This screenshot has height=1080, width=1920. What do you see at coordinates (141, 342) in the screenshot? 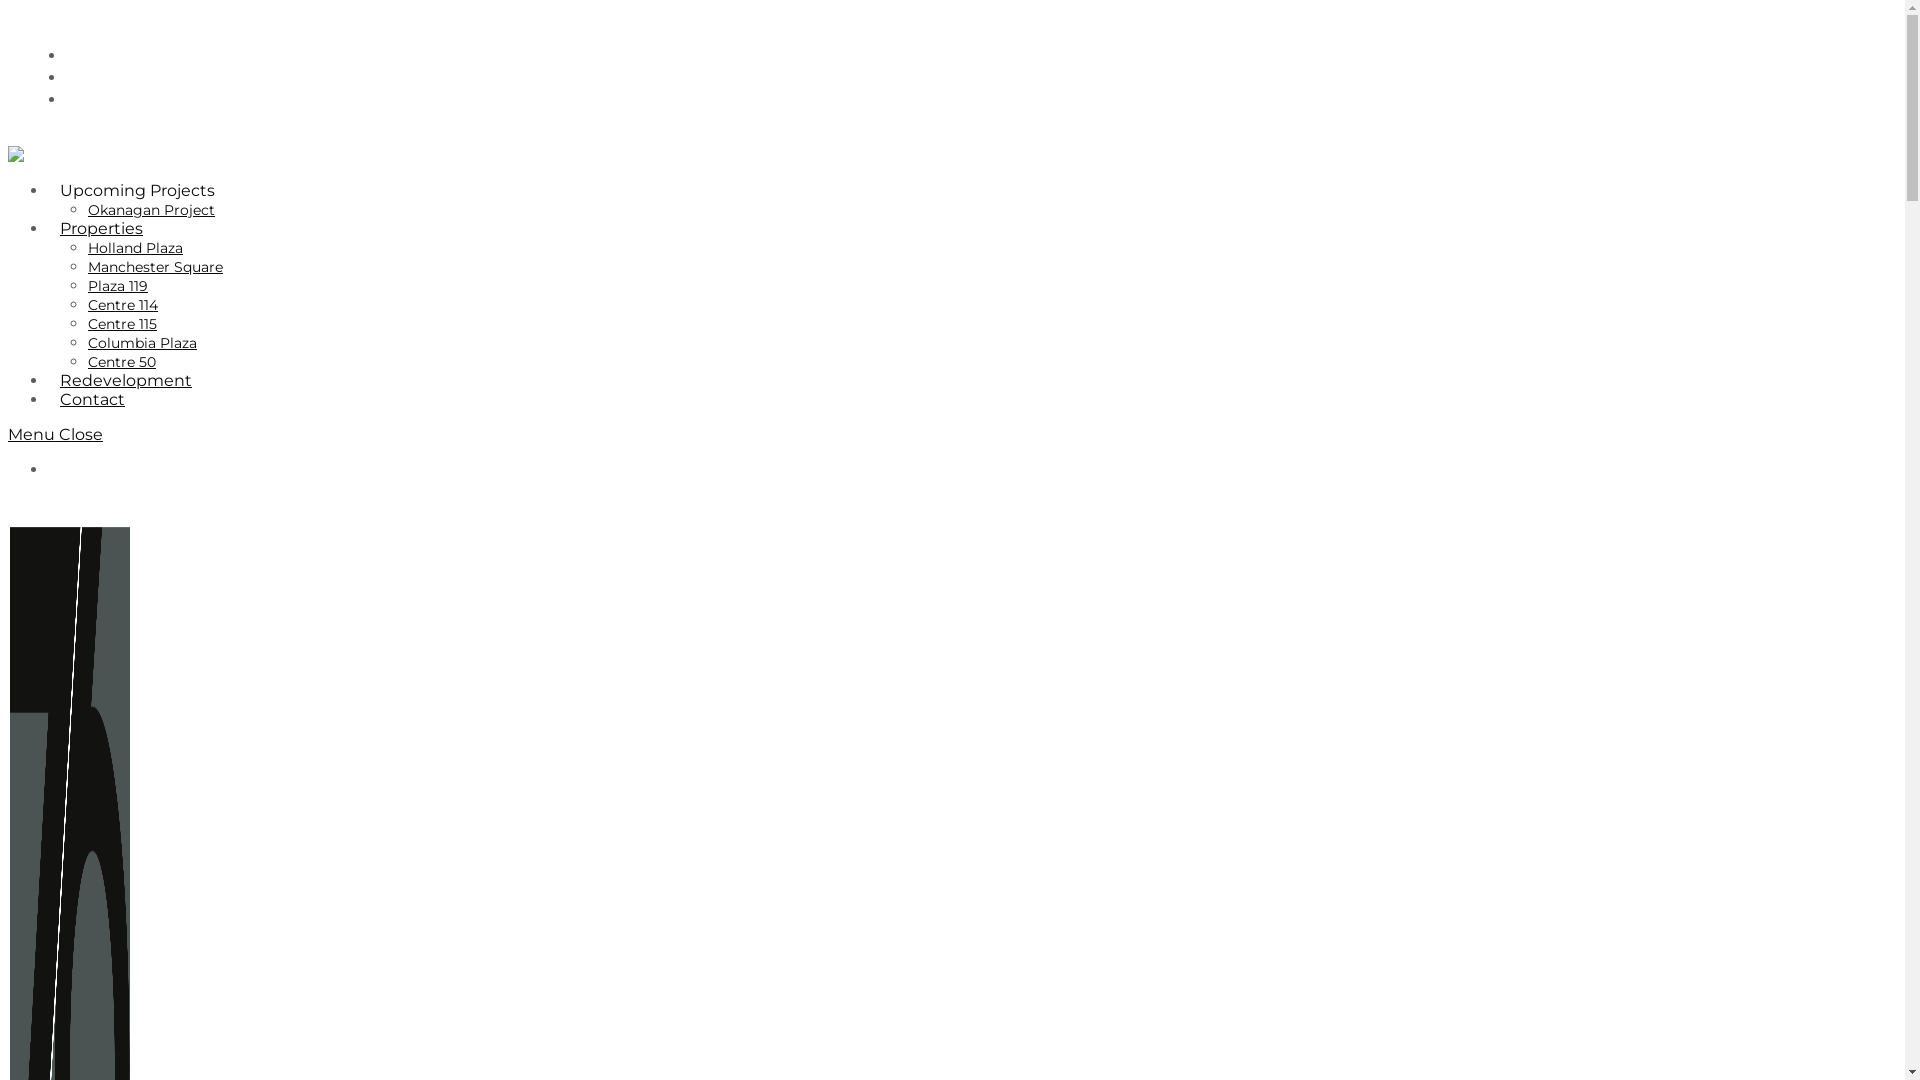
I see `'Columbia Plaza'` at bounding box center [141, 342].